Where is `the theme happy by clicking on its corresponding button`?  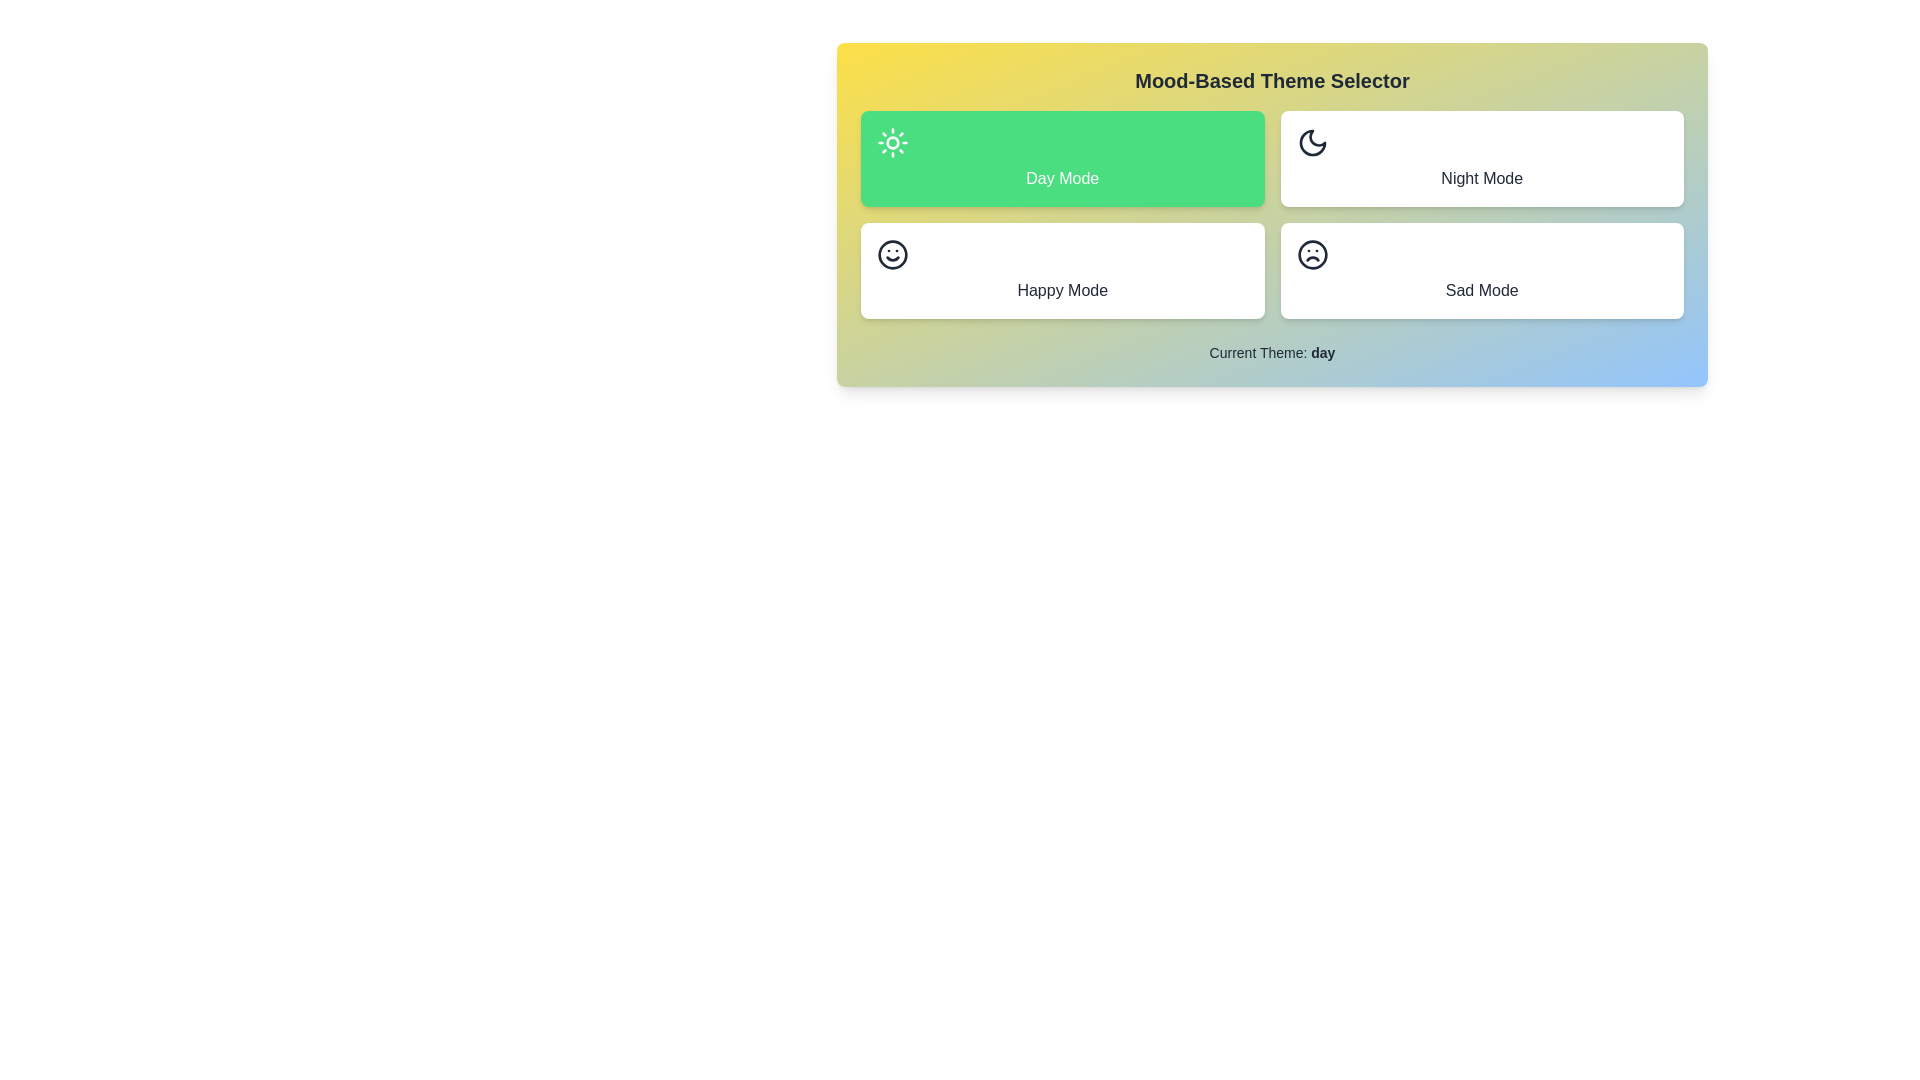
the theme happy by clicking on its corresponding button is located at coordinates (1061, 270).